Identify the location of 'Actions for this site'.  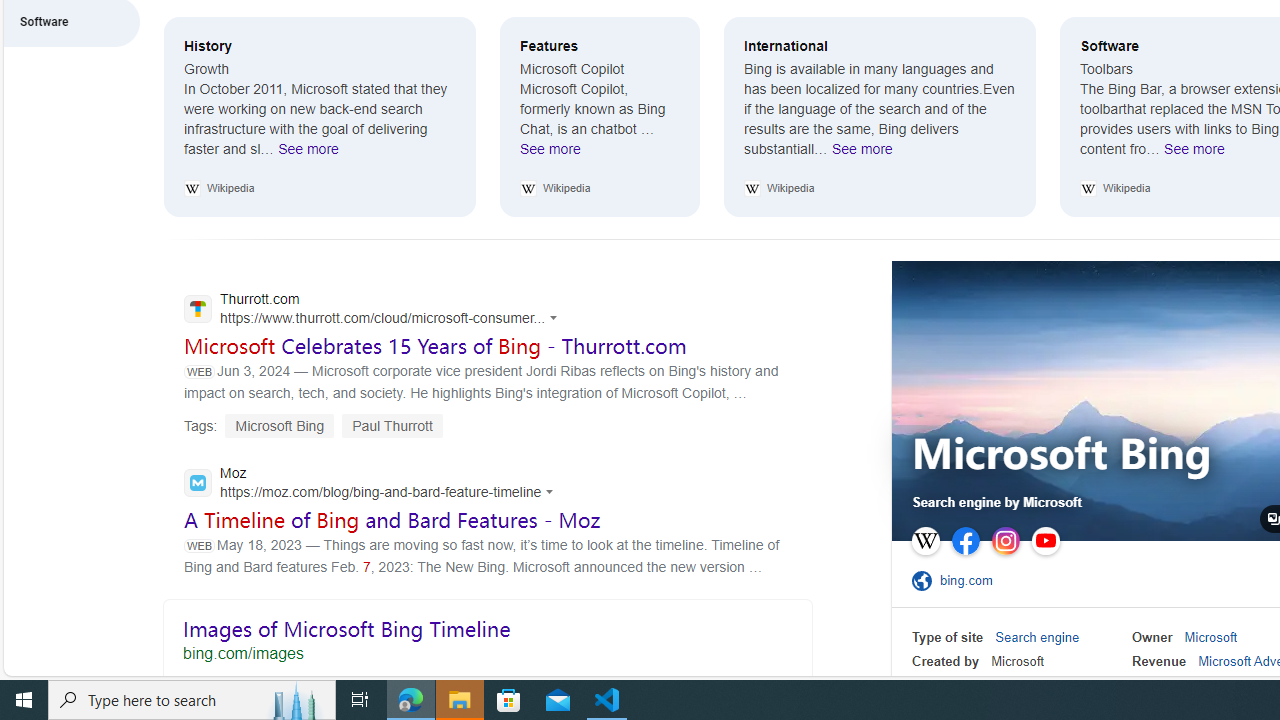
(552, 491).